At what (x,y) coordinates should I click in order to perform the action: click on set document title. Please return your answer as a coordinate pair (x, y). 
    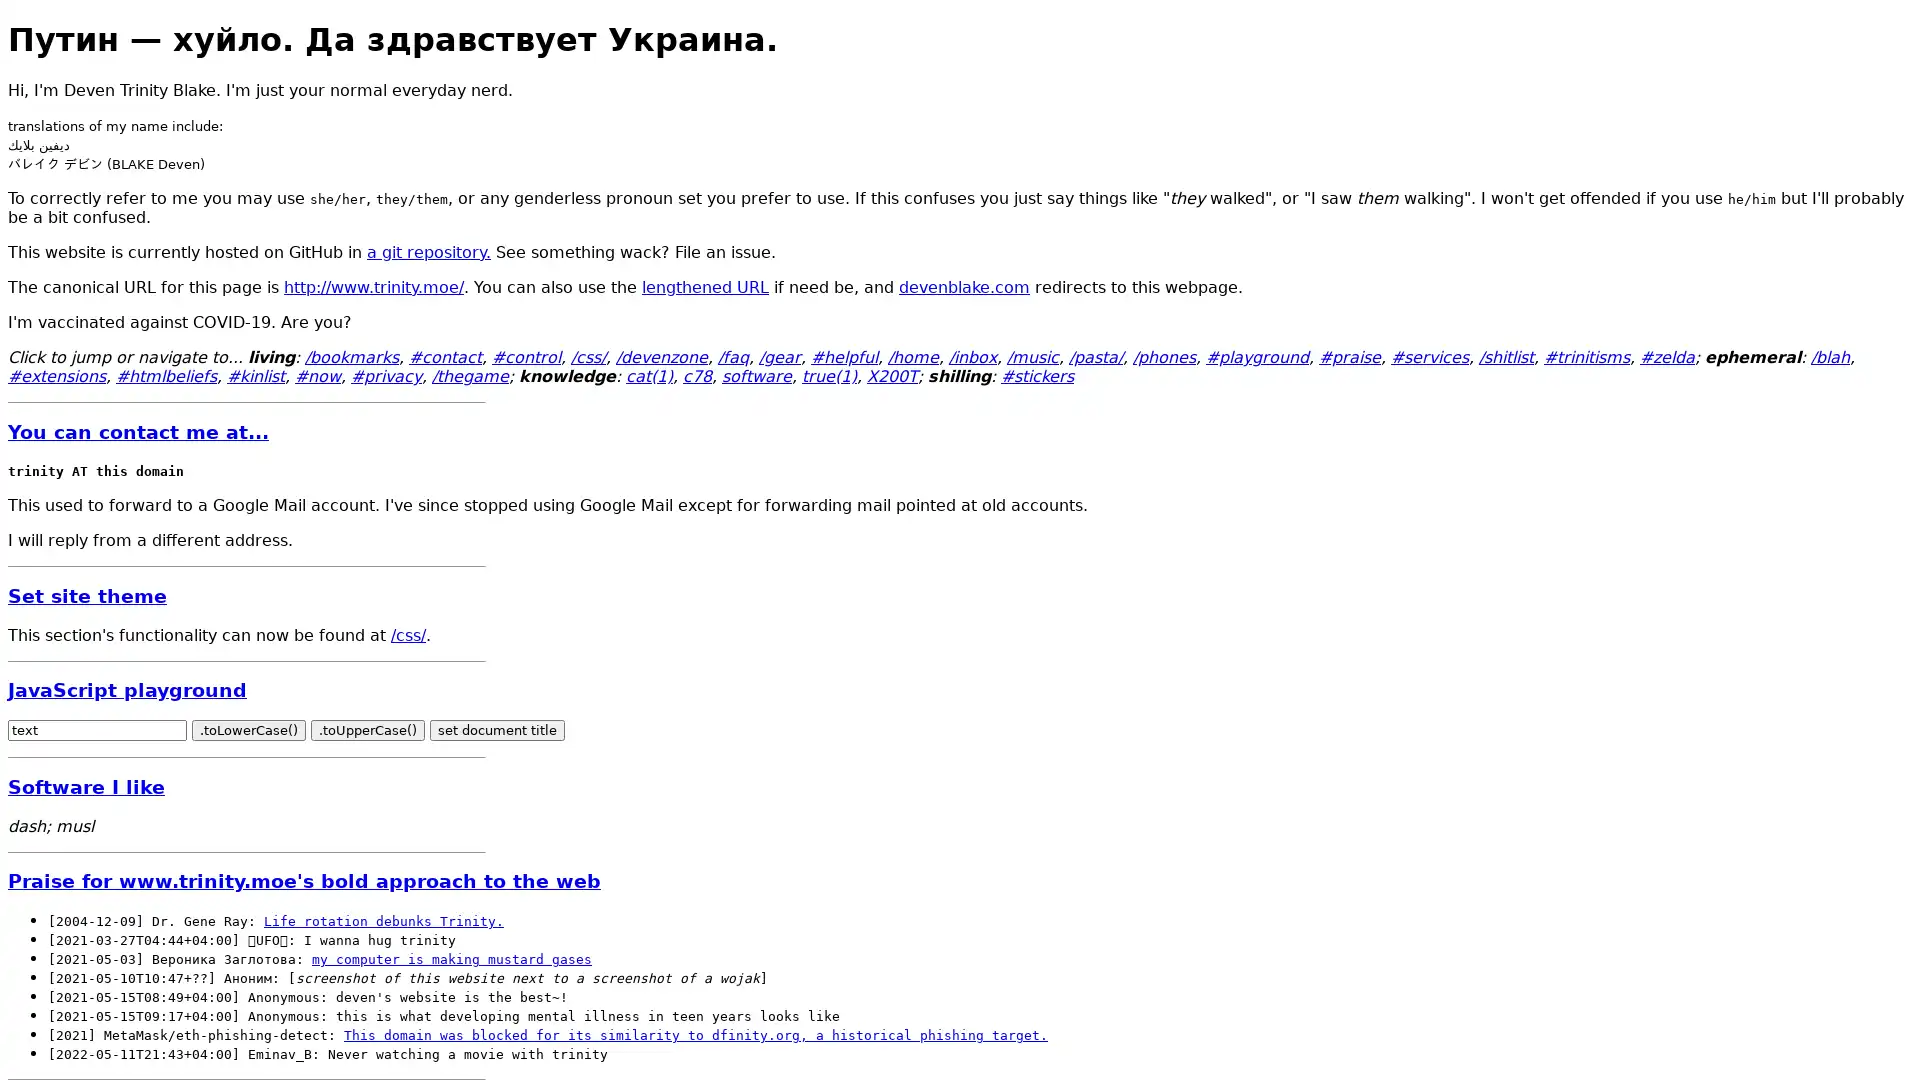
    Looking at the image, I should click on (497, 730).